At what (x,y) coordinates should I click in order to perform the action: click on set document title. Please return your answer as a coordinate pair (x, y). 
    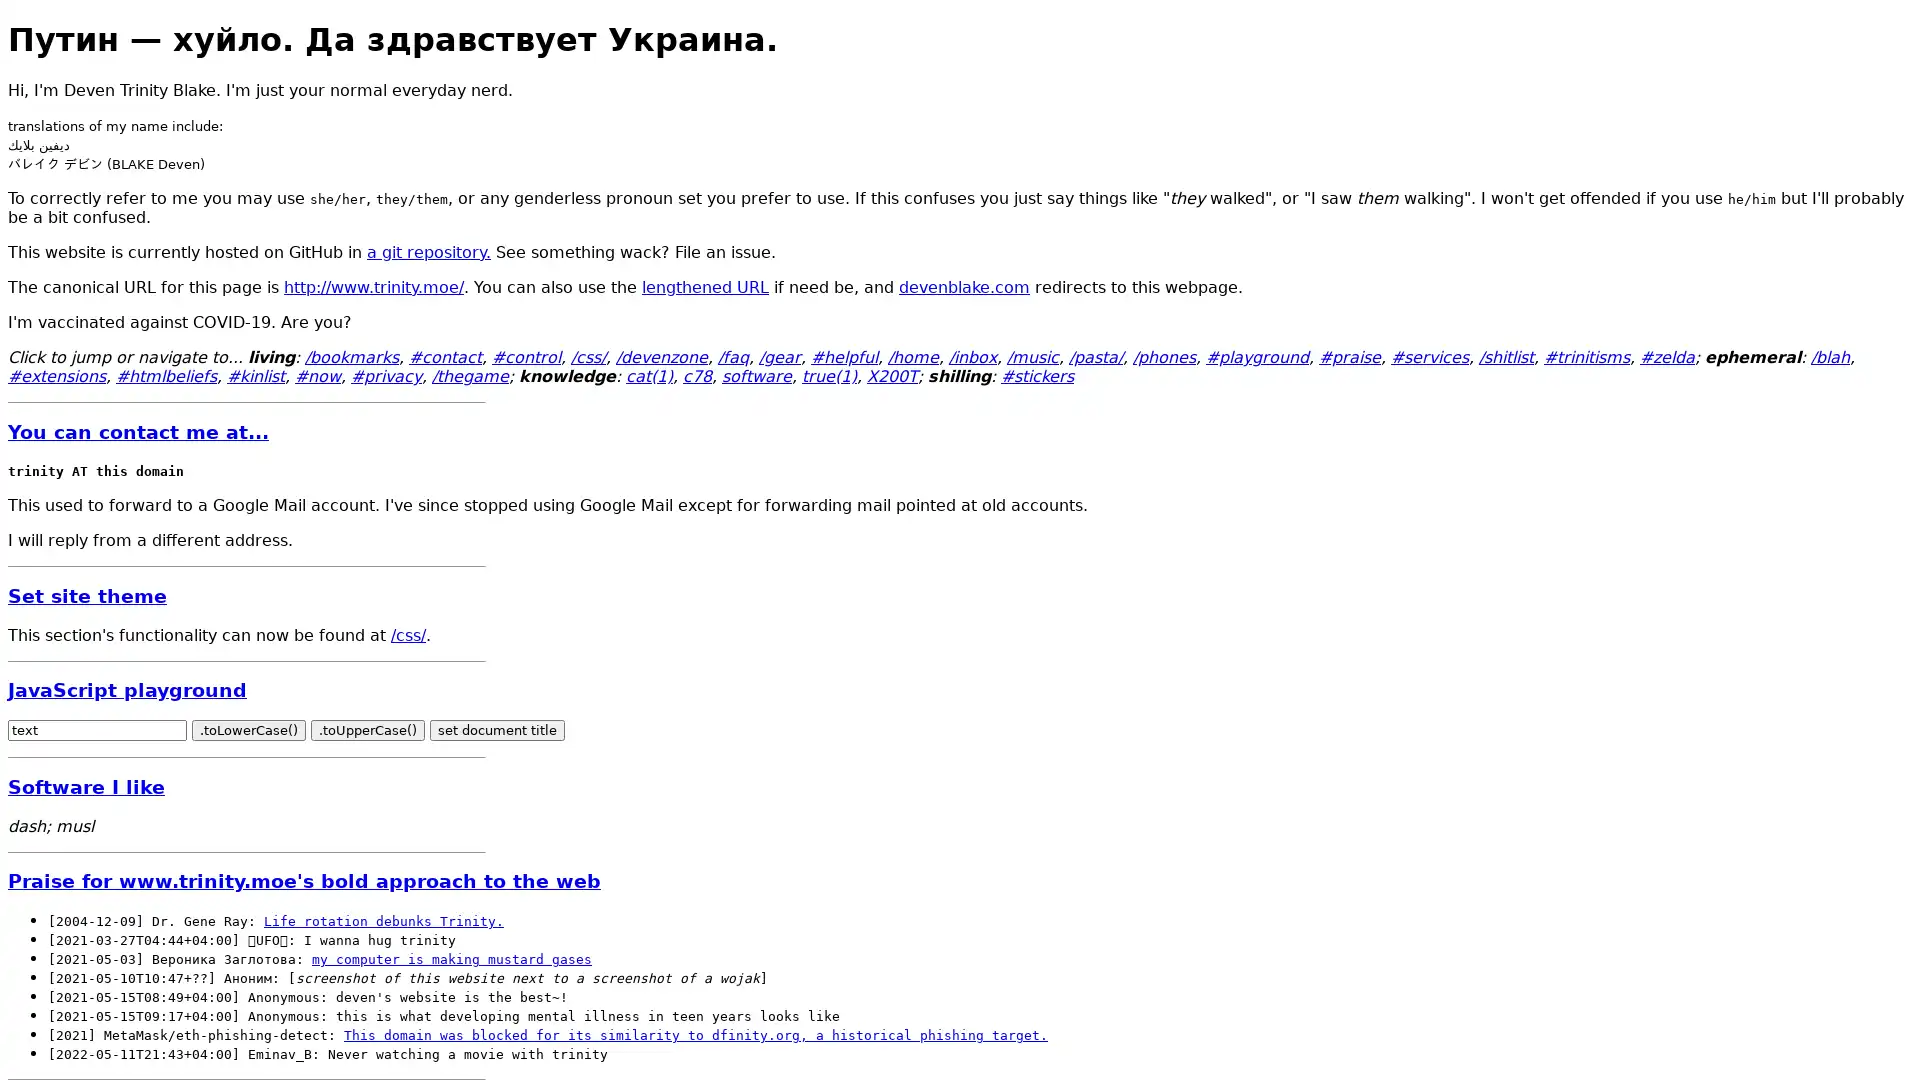
    Looking at the image, I should click on (497, 730).